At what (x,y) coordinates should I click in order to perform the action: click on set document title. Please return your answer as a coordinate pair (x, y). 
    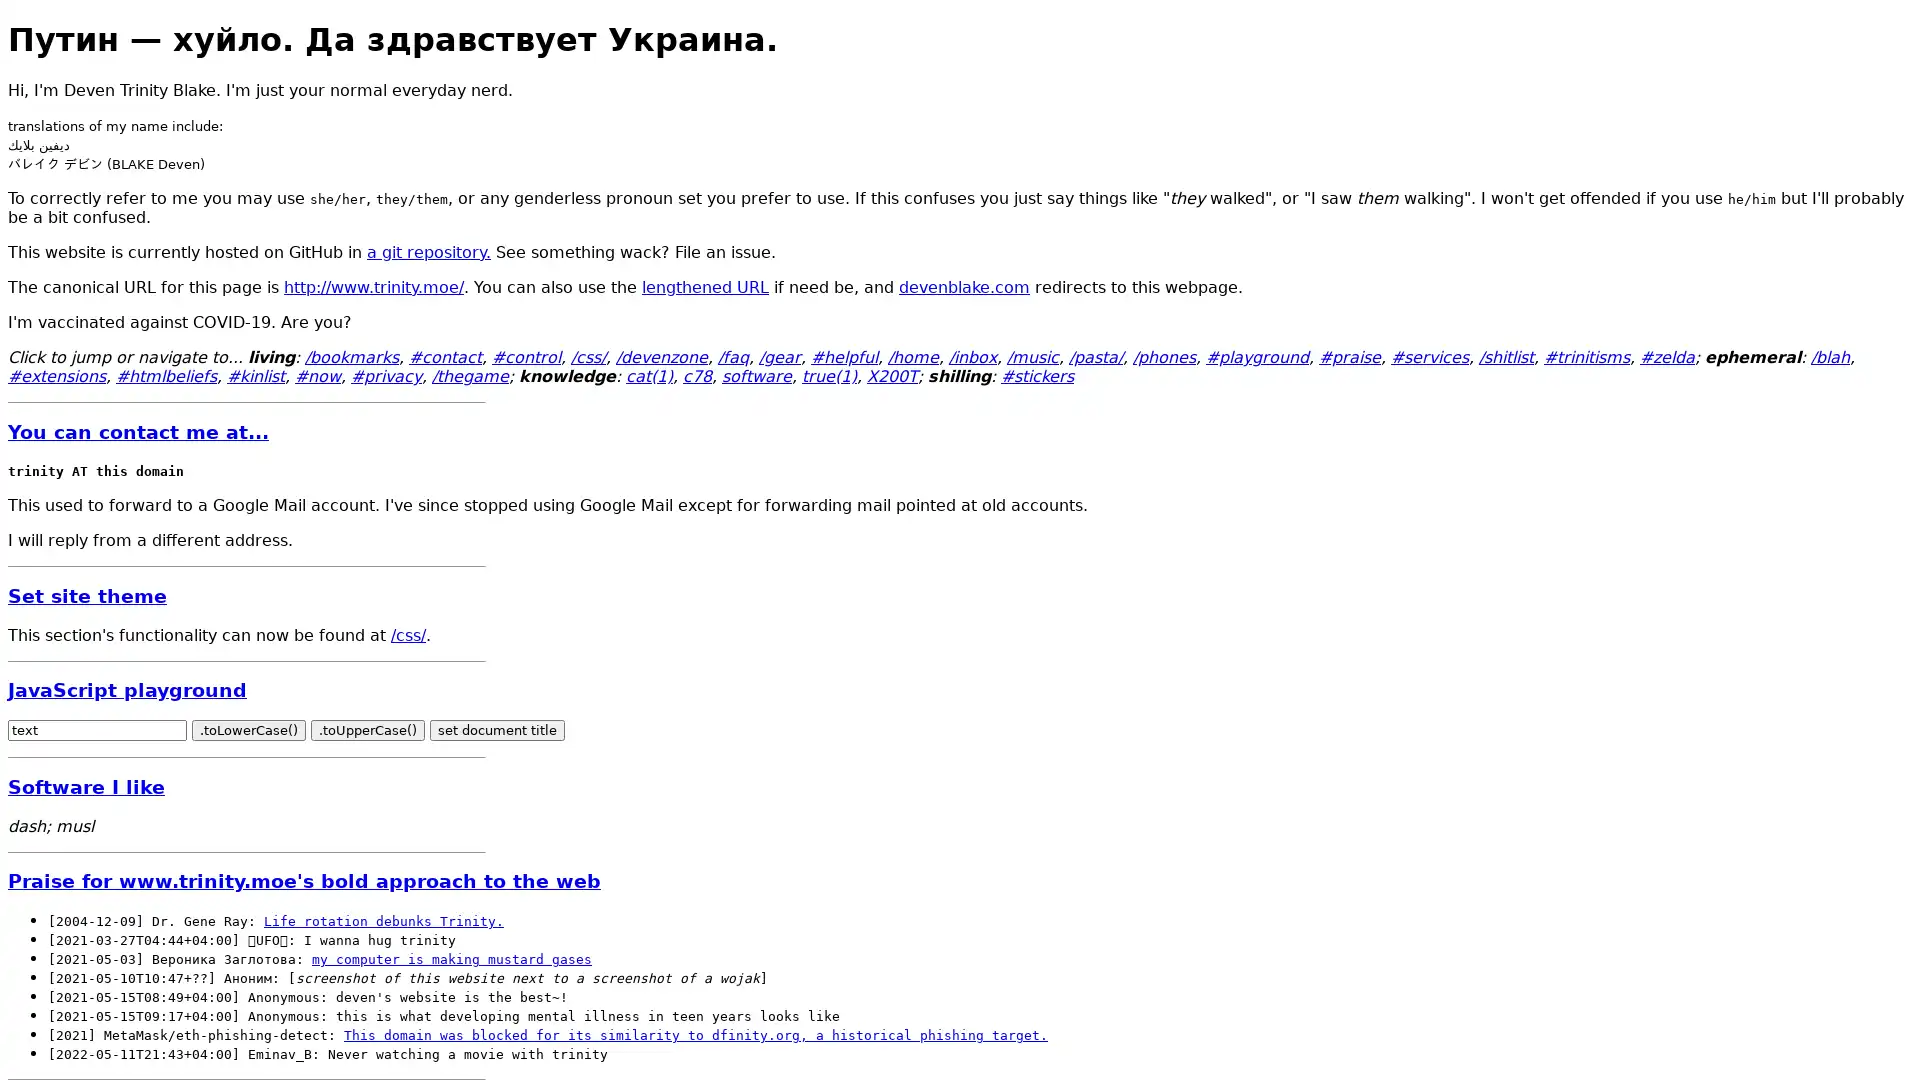
    Looking at the image, I should click on (497, 730).